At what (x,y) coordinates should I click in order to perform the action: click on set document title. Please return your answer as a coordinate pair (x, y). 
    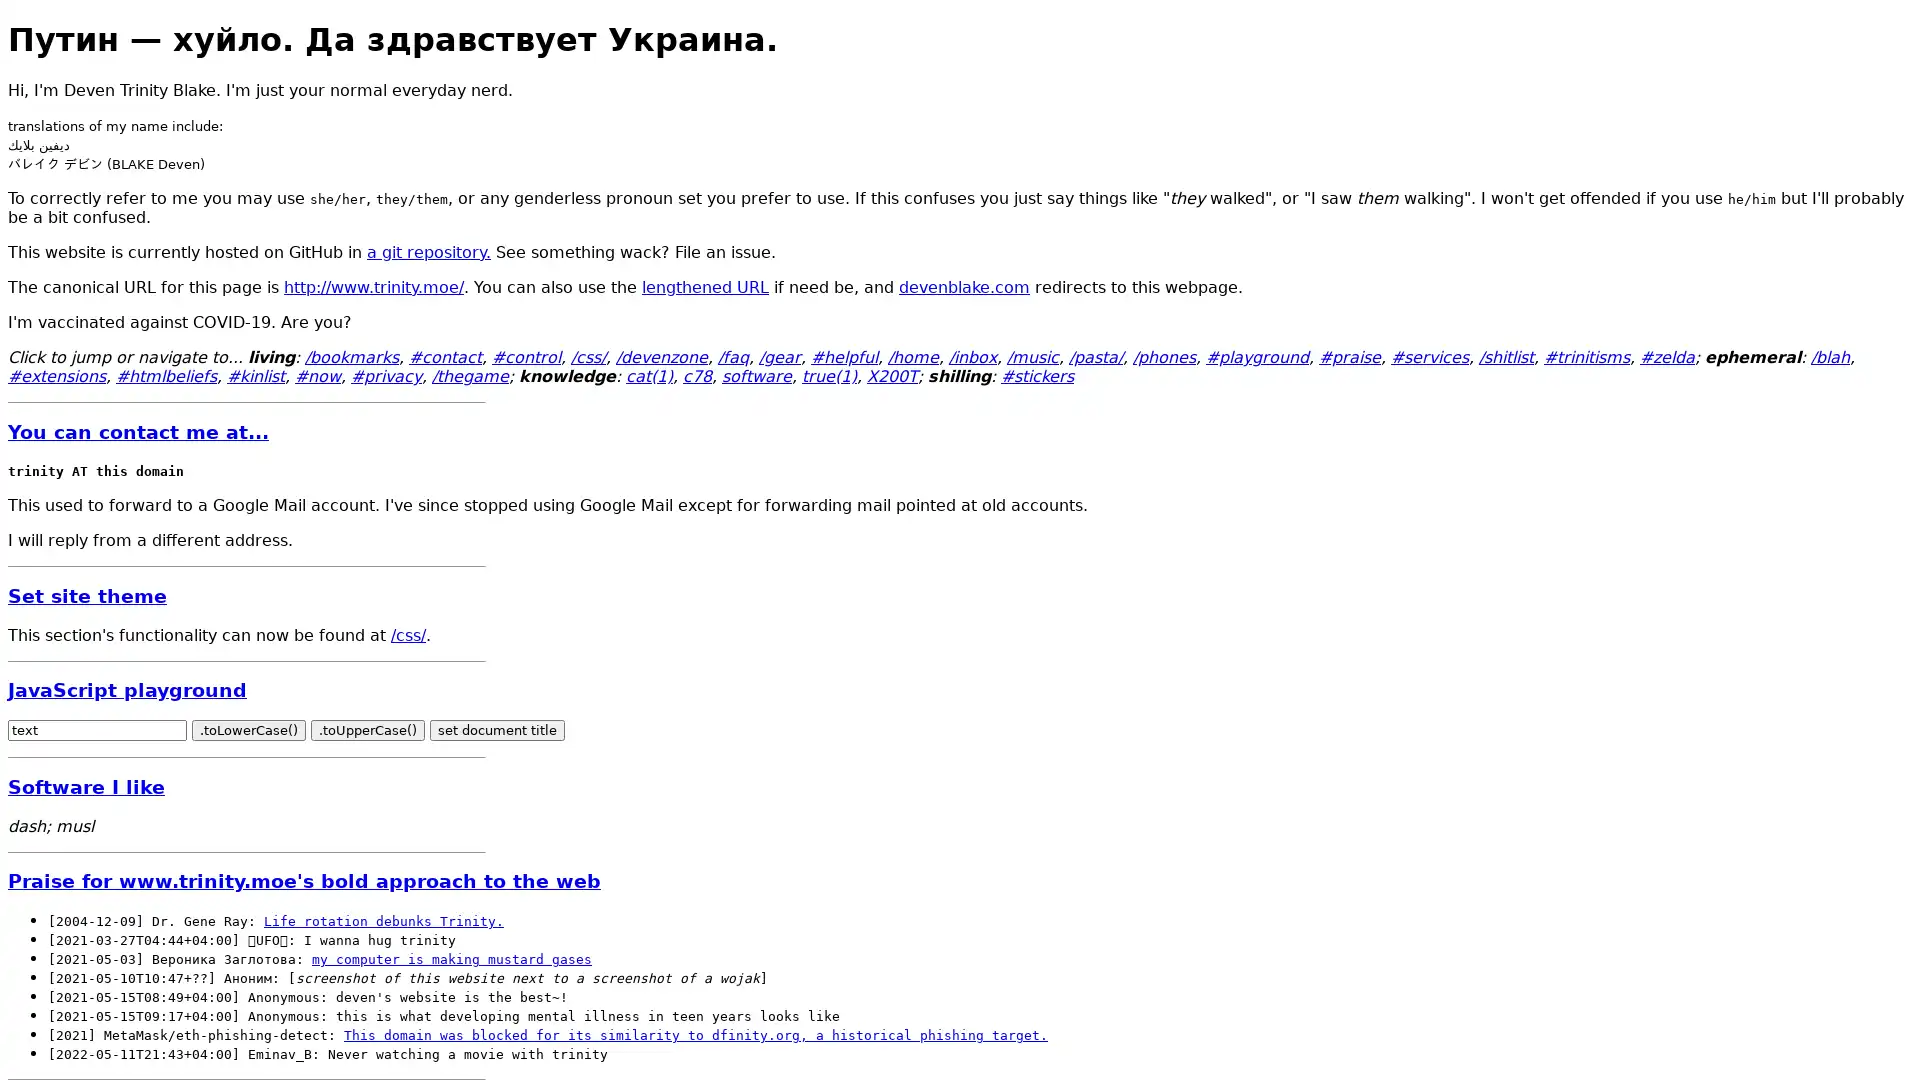
    Looking at the image, I should click on (497, 730).